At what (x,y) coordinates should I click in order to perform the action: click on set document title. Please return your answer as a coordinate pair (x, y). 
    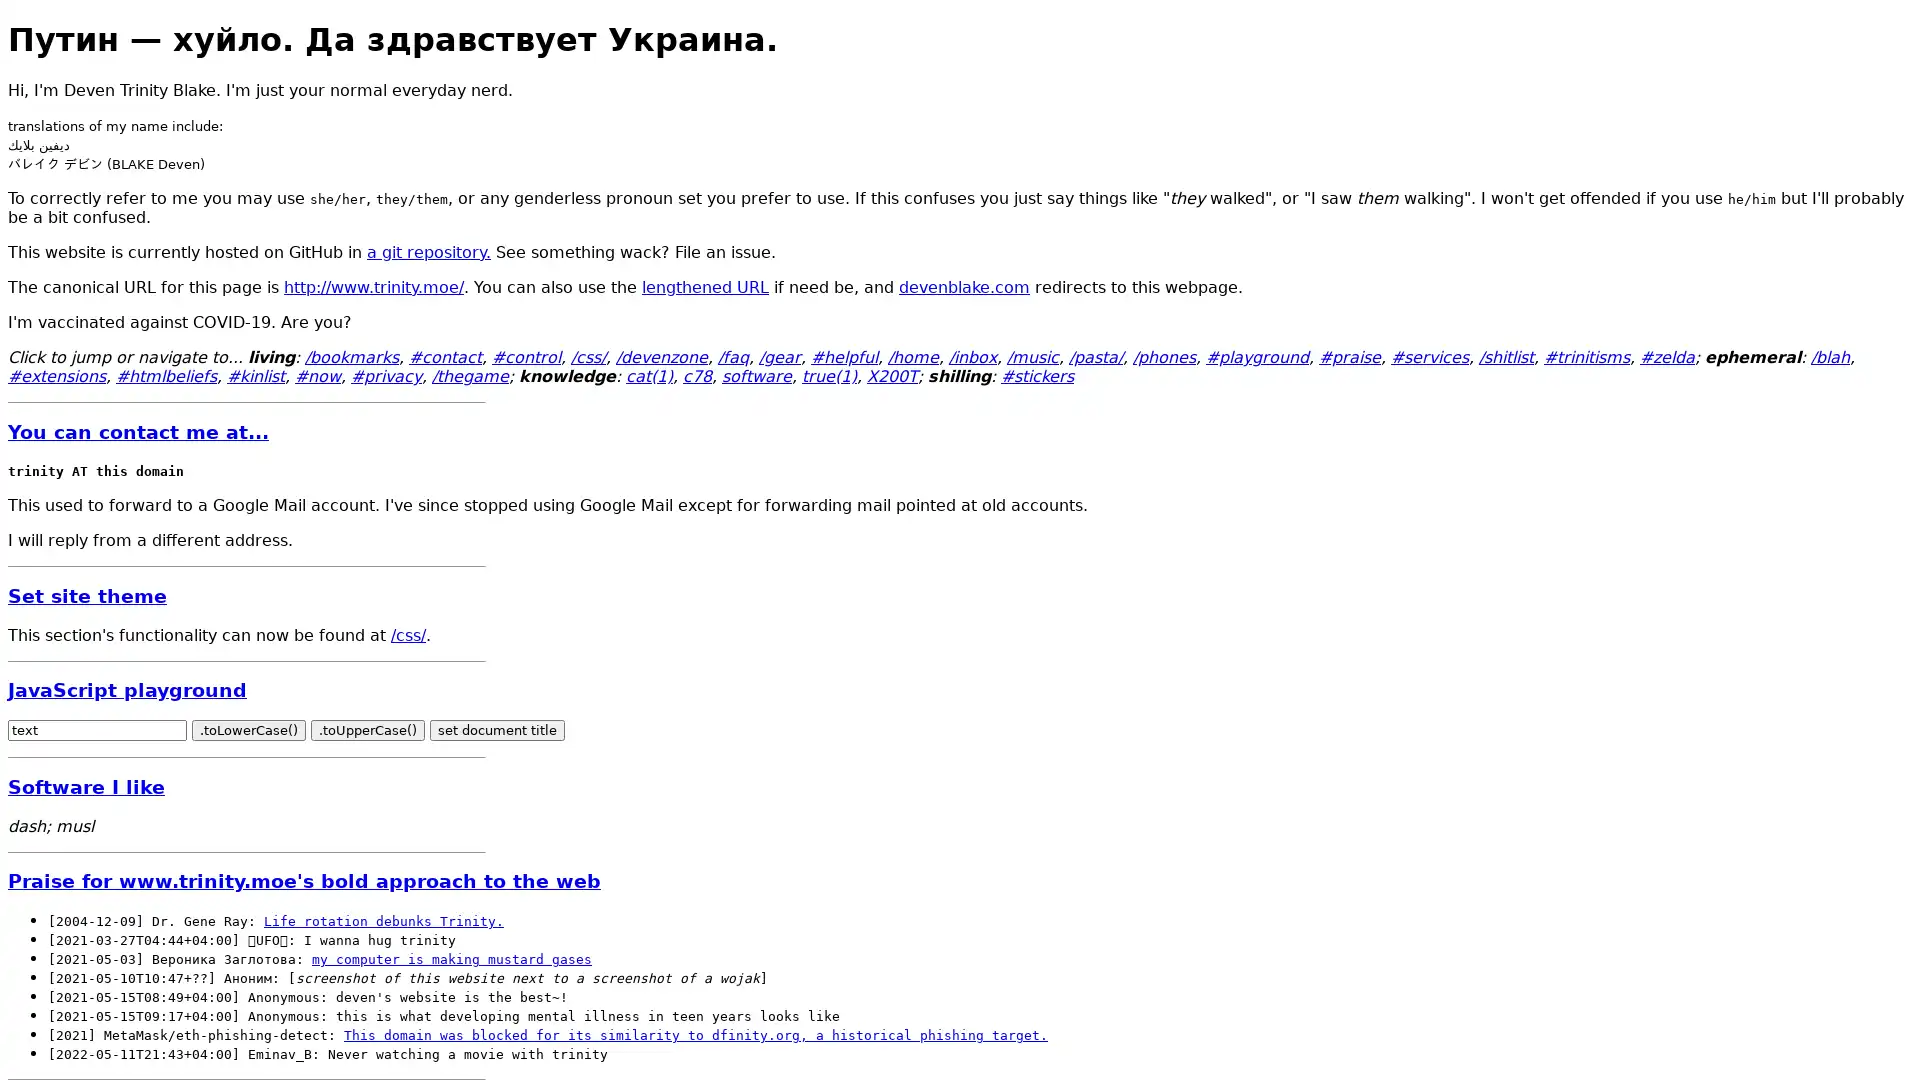
    Looking at the image, I should click on (497, 730).